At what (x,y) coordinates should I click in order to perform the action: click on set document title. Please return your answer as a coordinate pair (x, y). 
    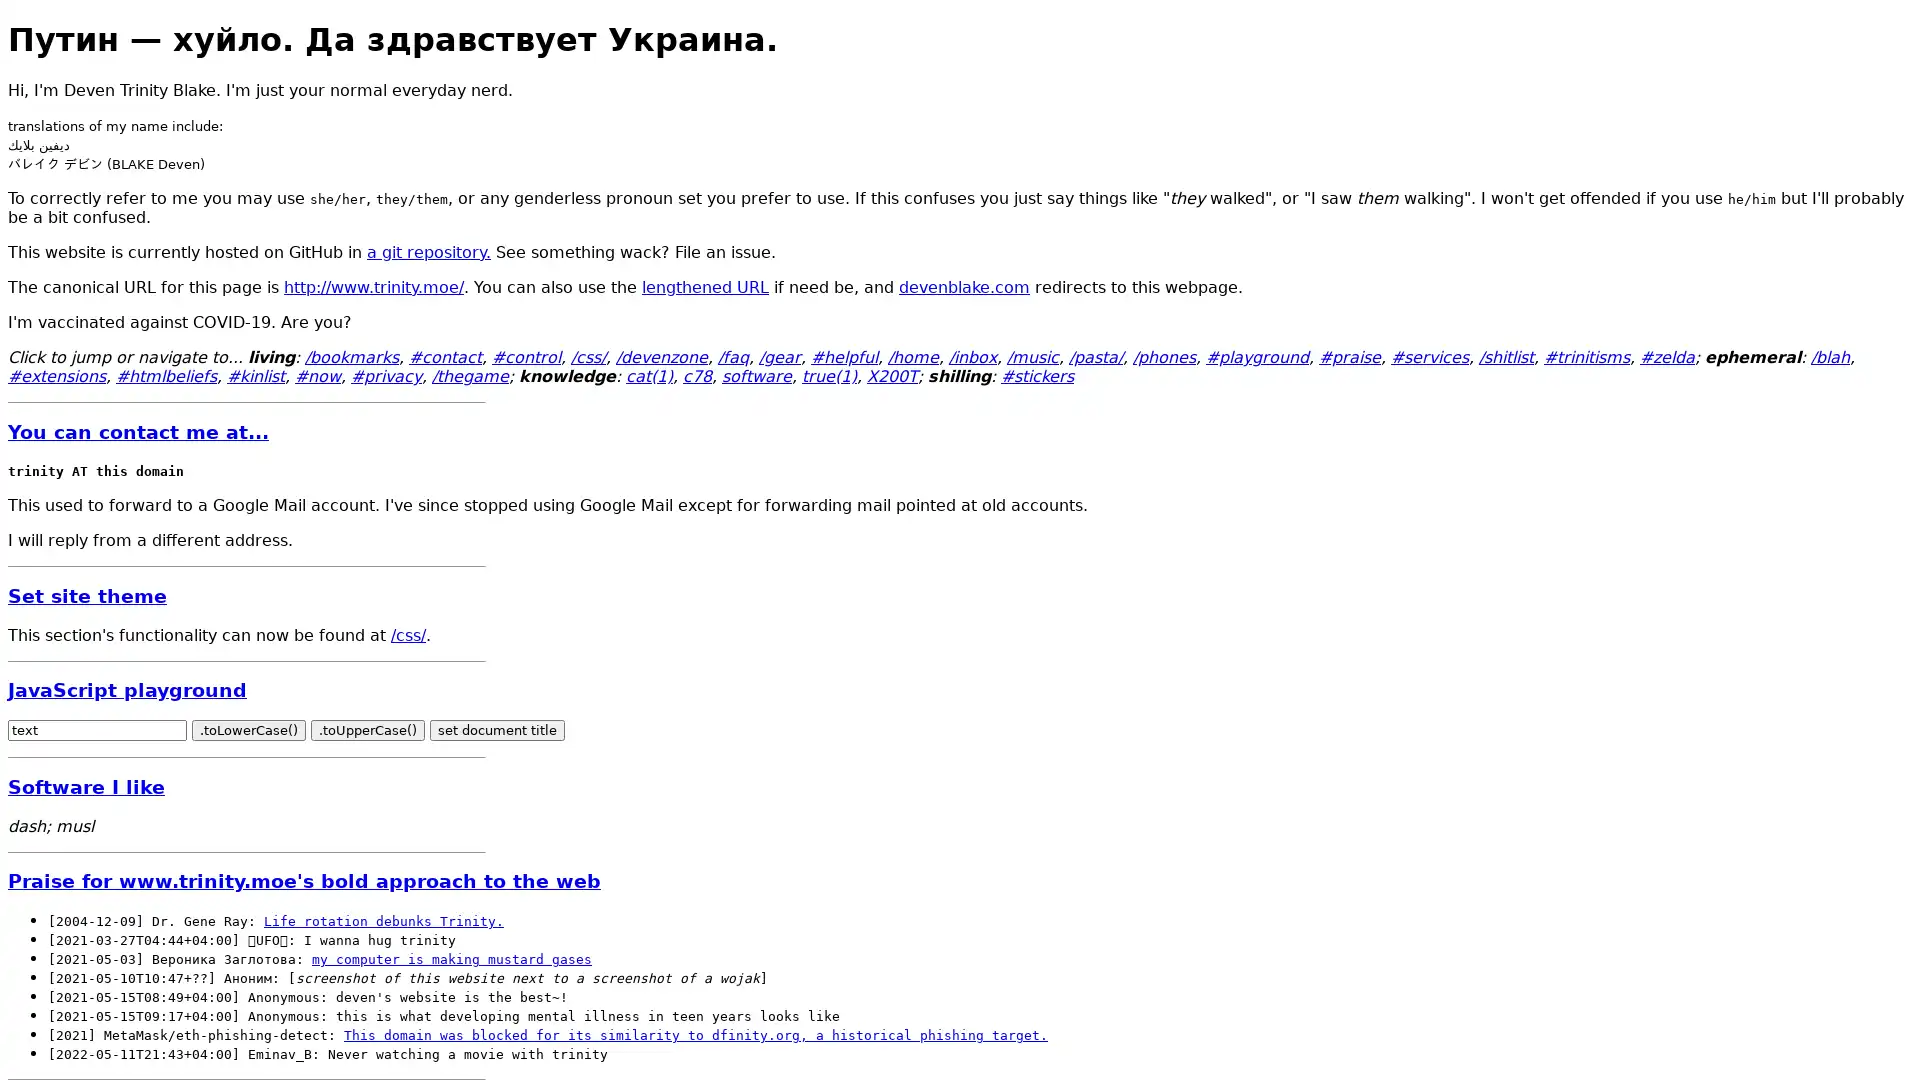
    Looking at the image, I should click on (497, 730).